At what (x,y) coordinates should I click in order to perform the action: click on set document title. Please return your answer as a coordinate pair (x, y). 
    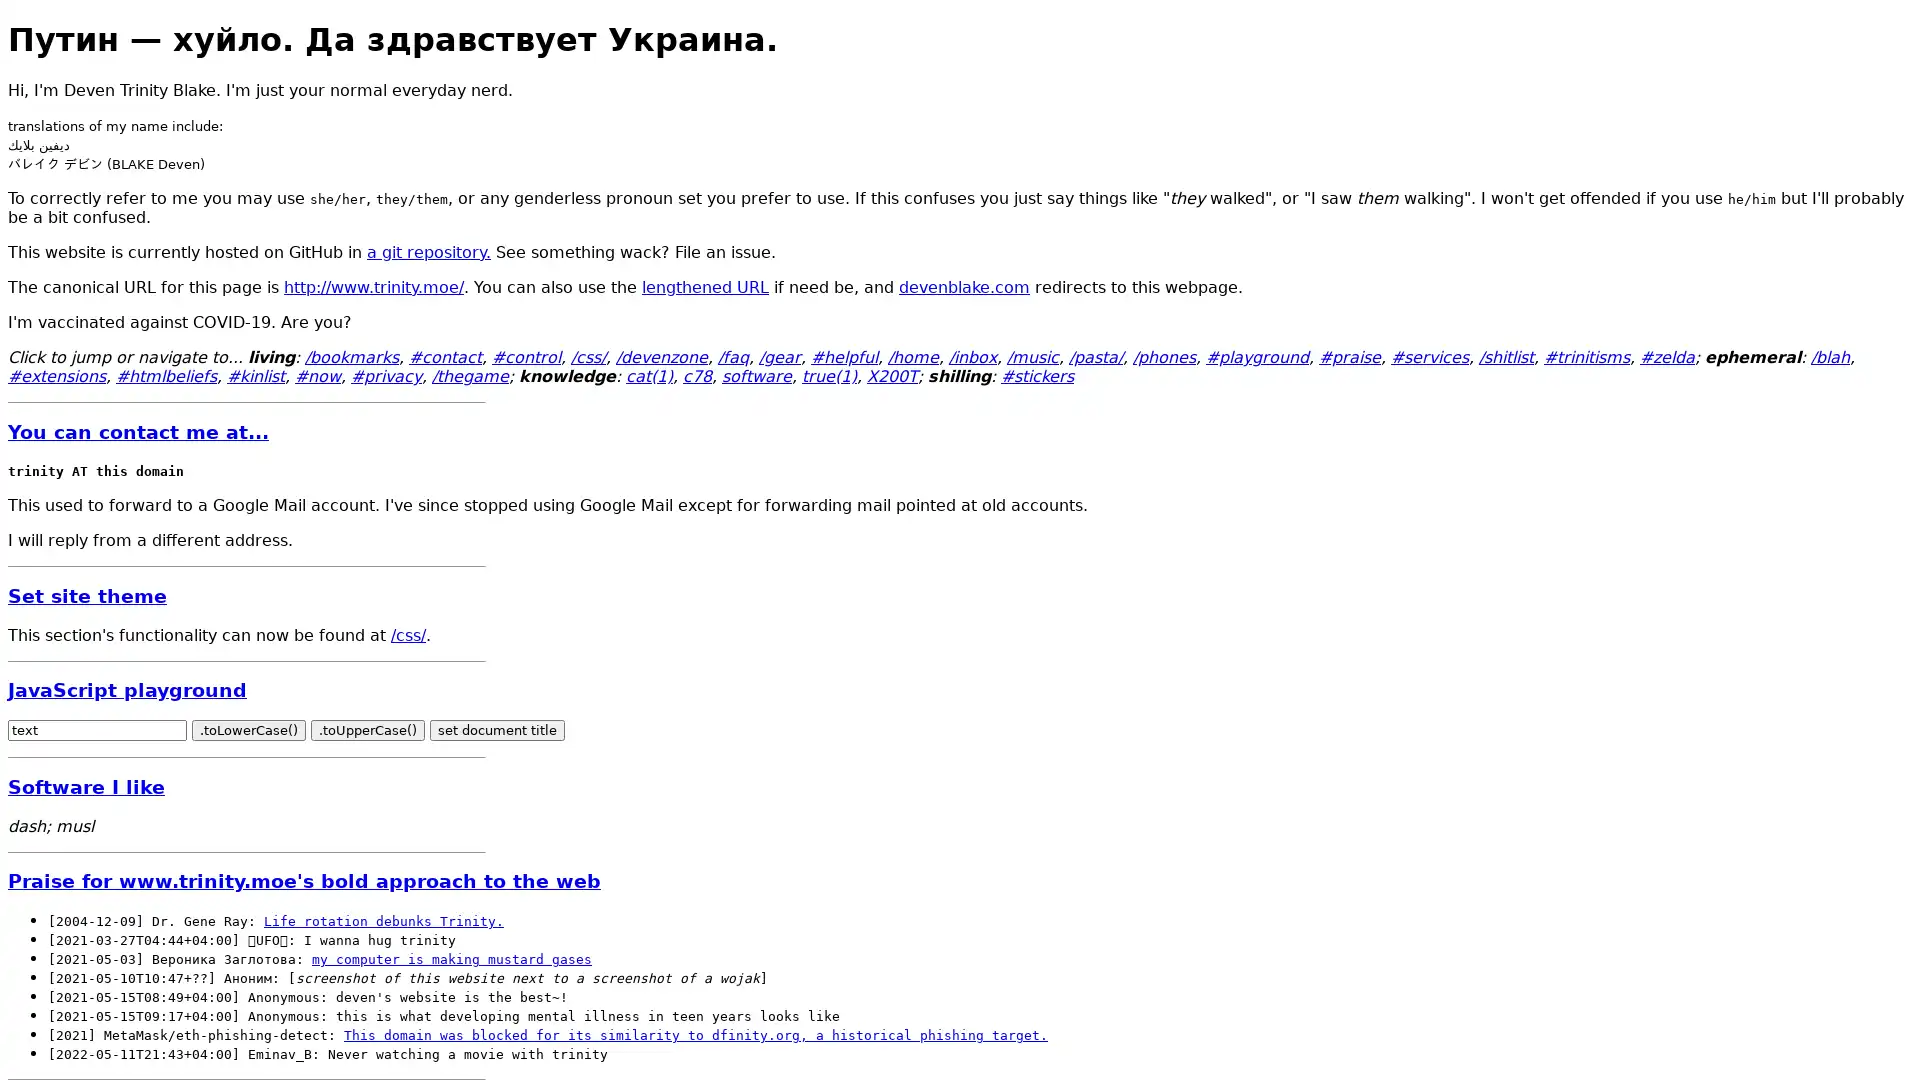
    Looking at the image, I should click on (497, 730).